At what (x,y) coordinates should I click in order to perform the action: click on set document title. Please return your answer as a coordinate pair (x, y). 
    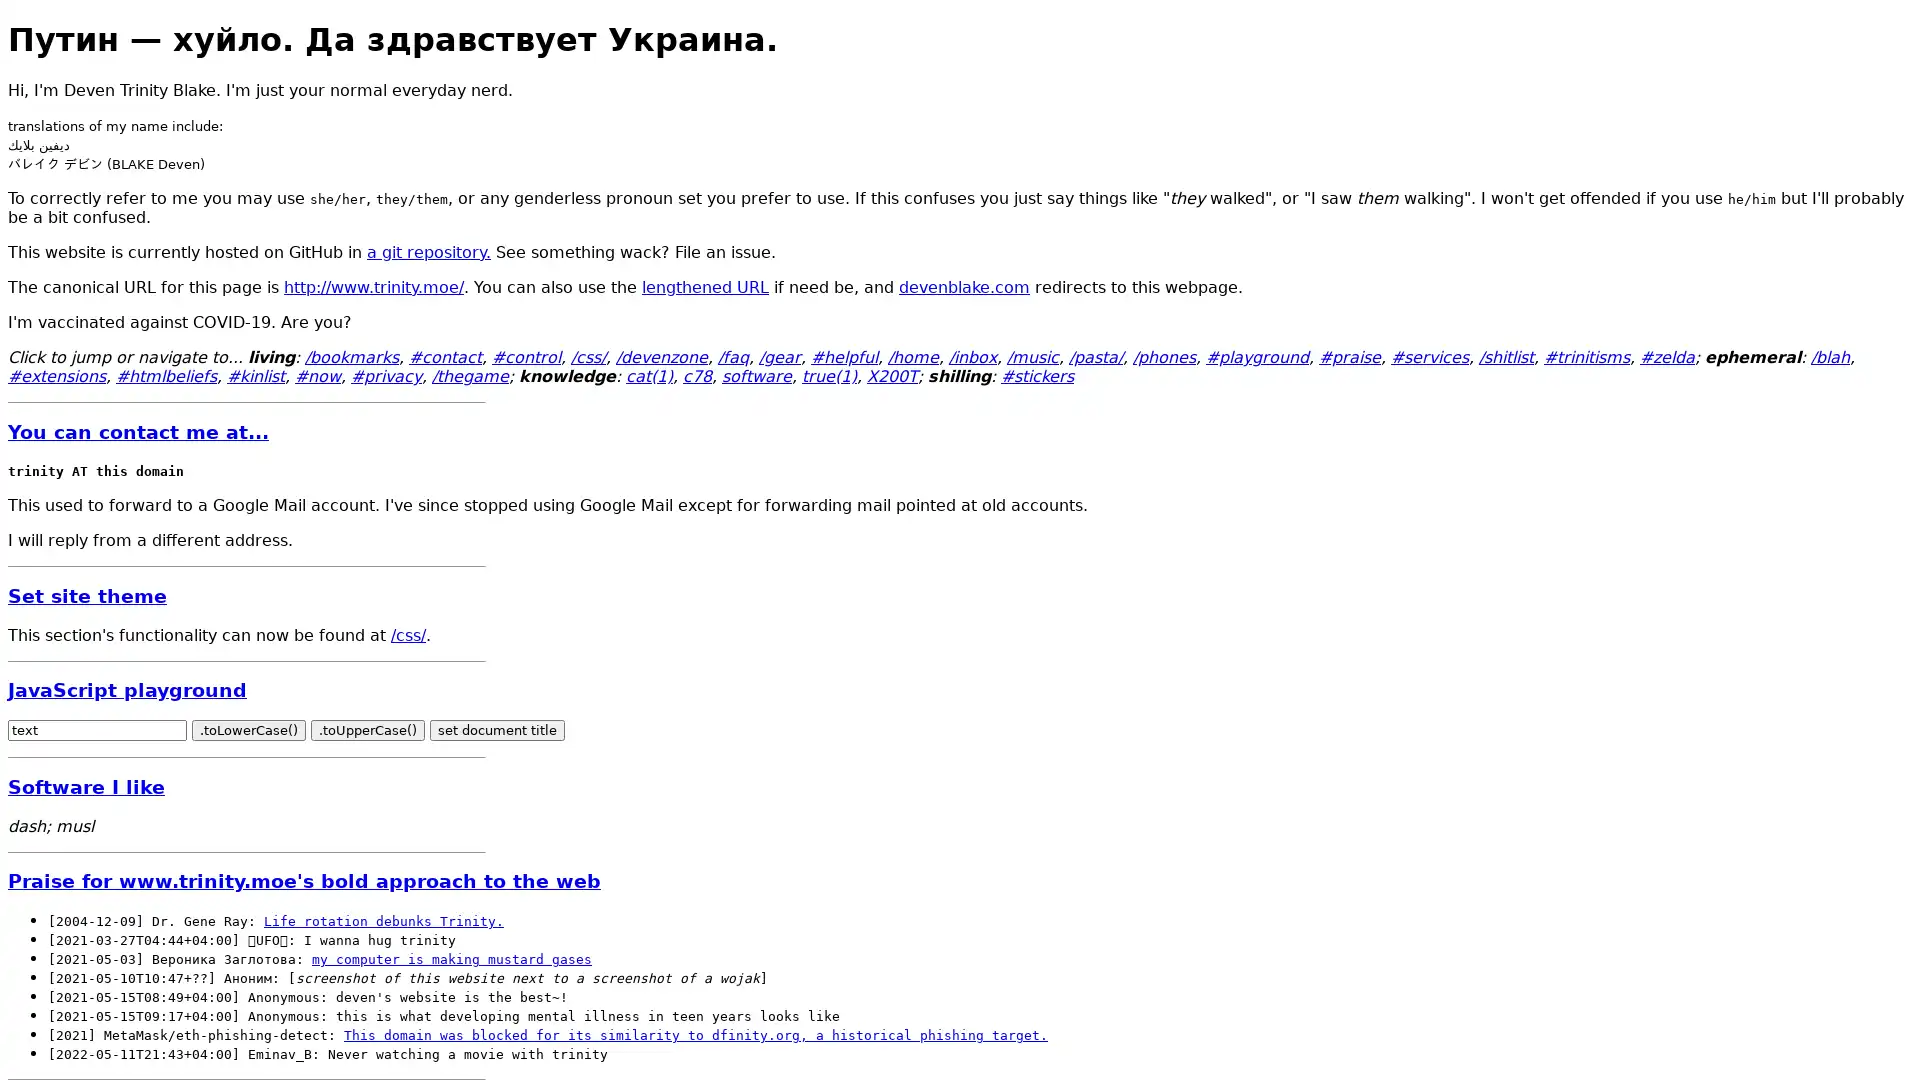
    Looking at the image, I should click on (497, 730).